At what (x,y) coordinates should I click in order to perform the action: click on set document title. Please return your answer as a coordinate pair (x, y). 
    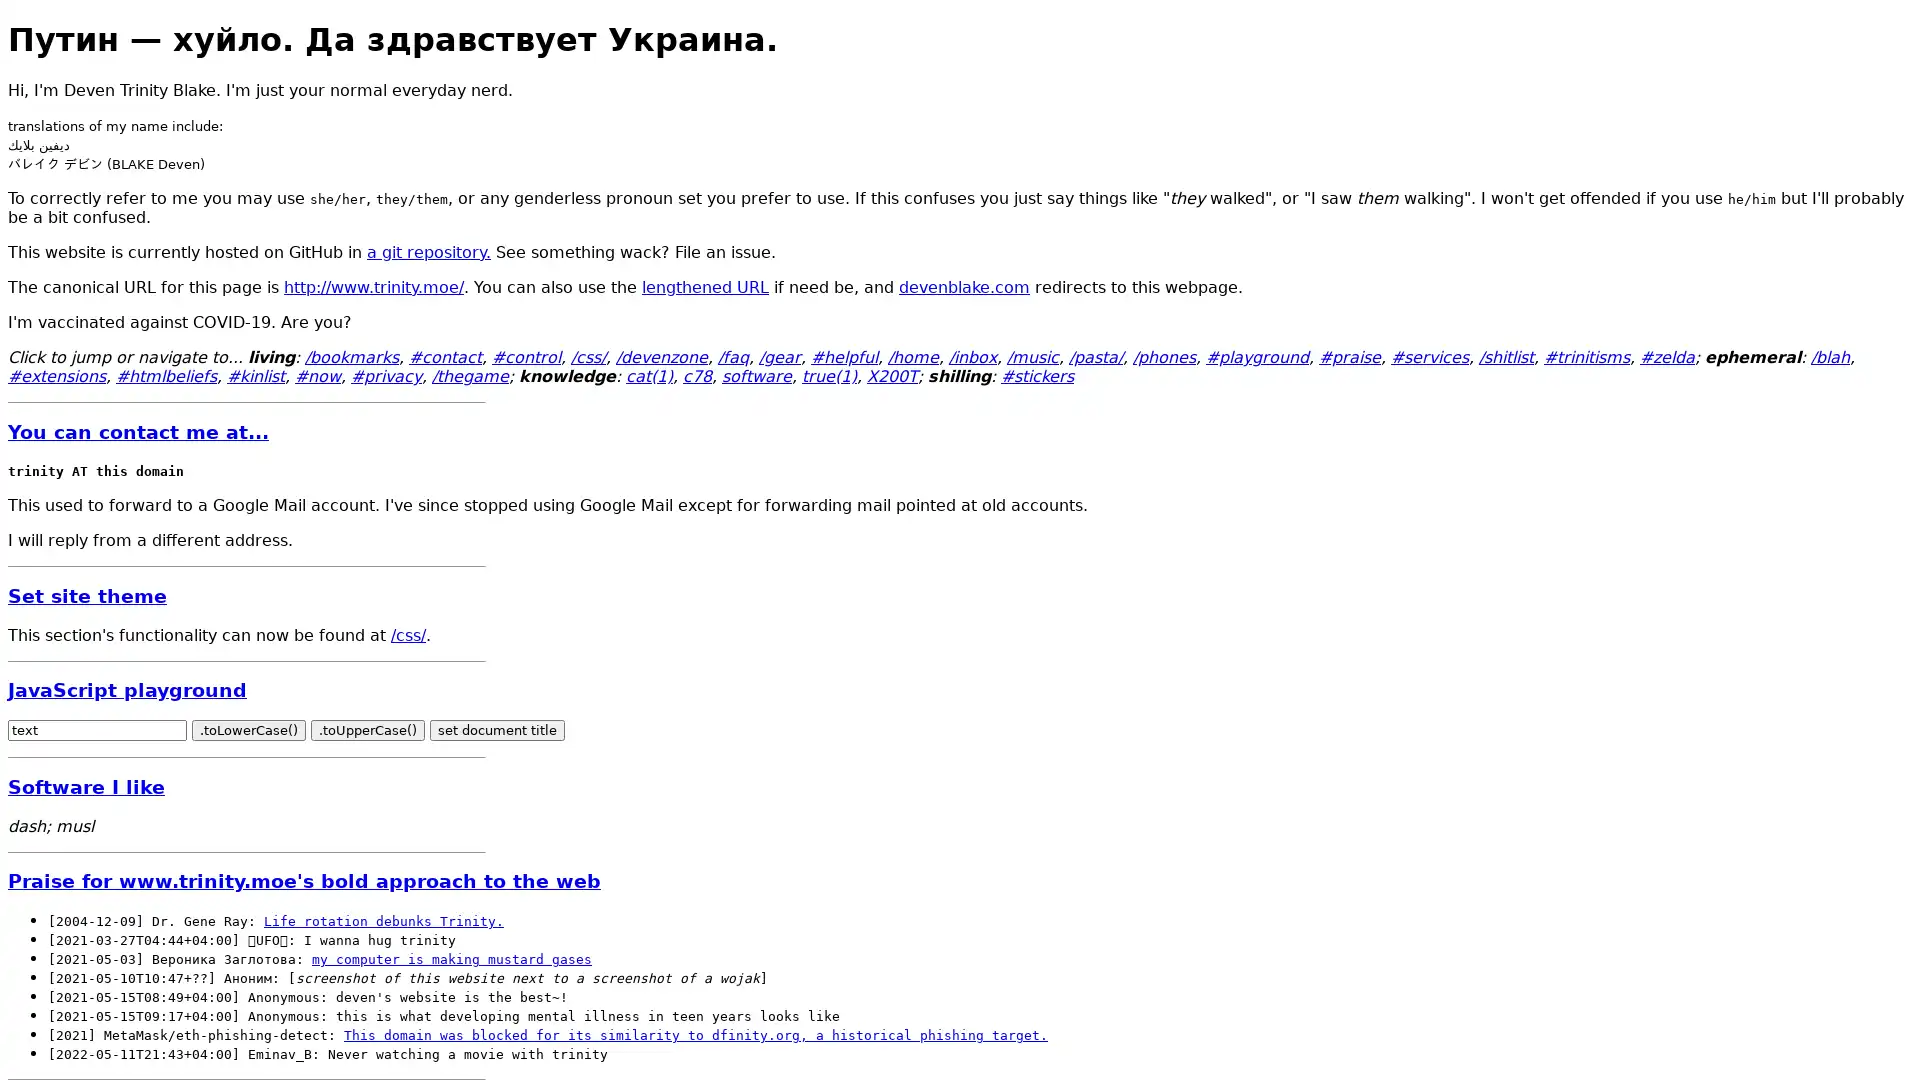
    Looking at the image, I should click on (497, 730).